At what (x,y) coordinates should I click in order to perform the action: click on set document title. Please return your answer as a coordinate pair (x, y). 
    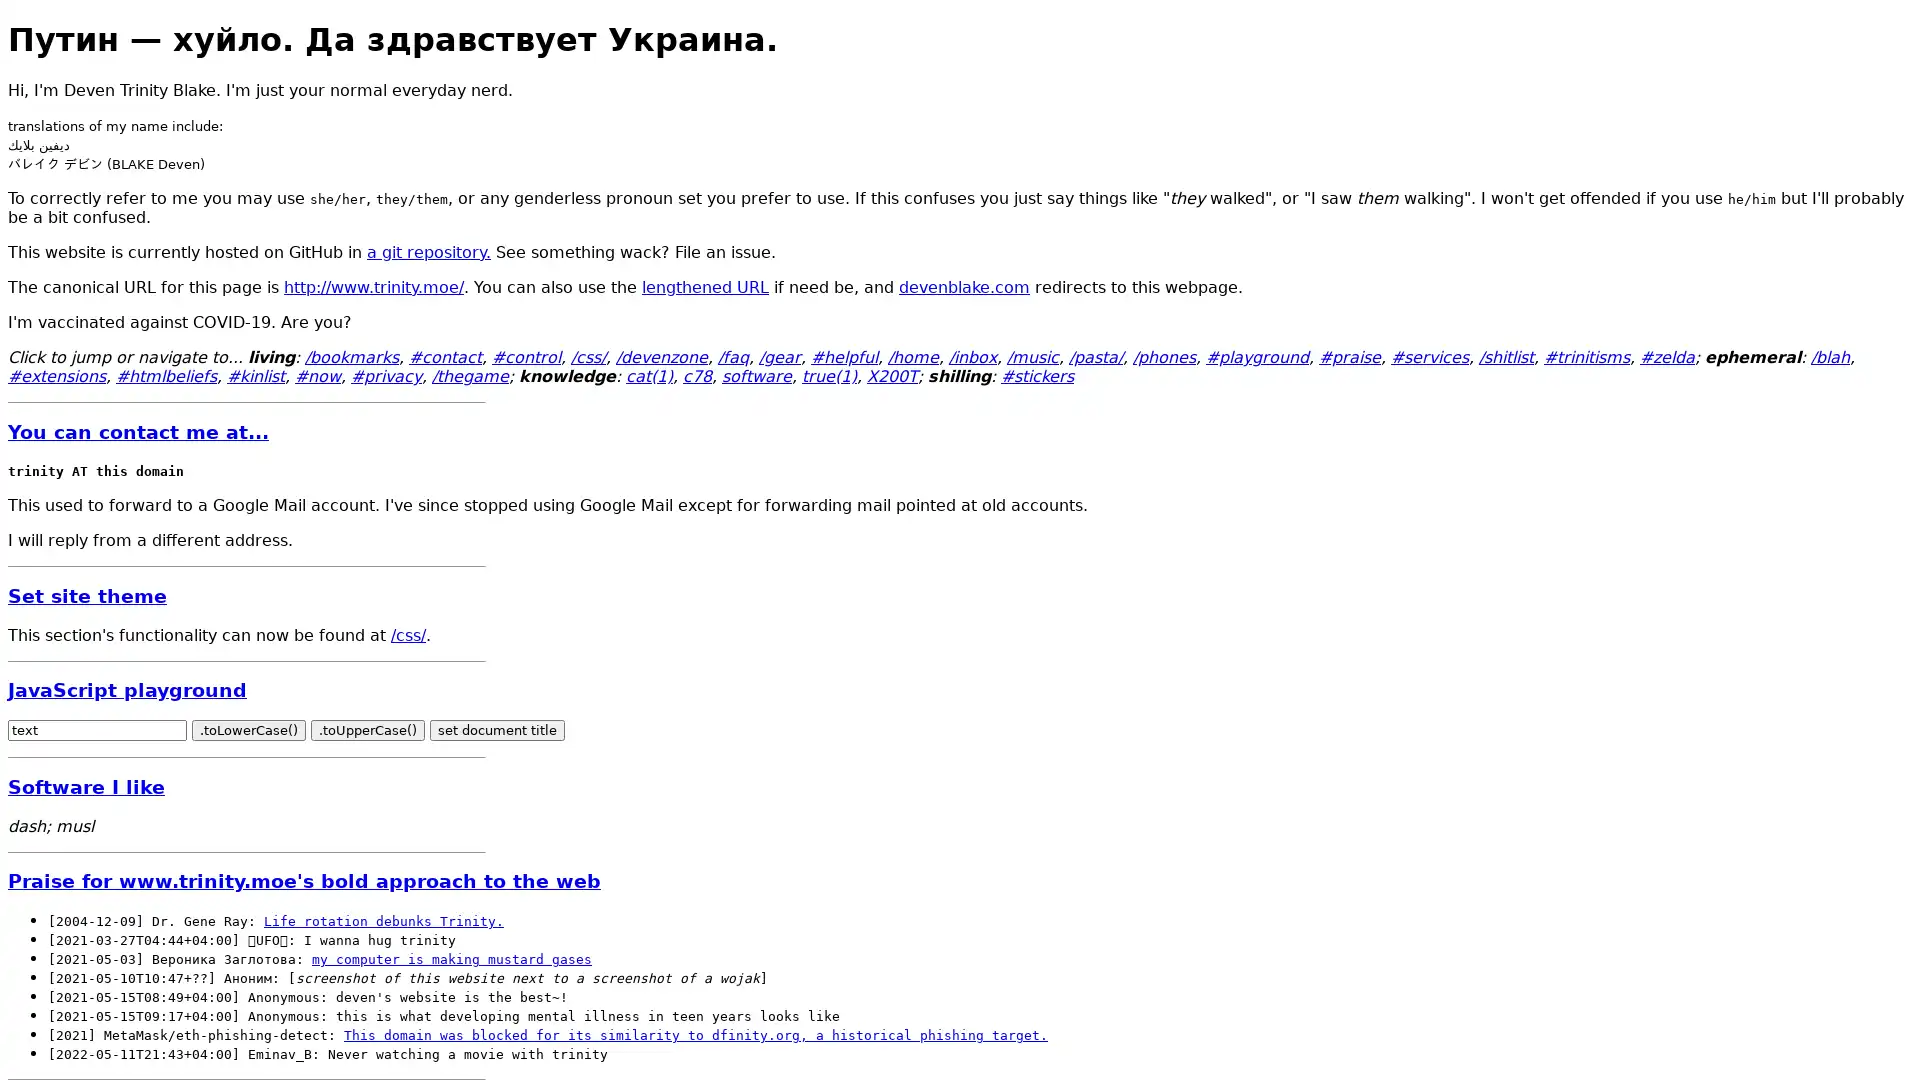
    Looking at the image, I should click on (497, 730).